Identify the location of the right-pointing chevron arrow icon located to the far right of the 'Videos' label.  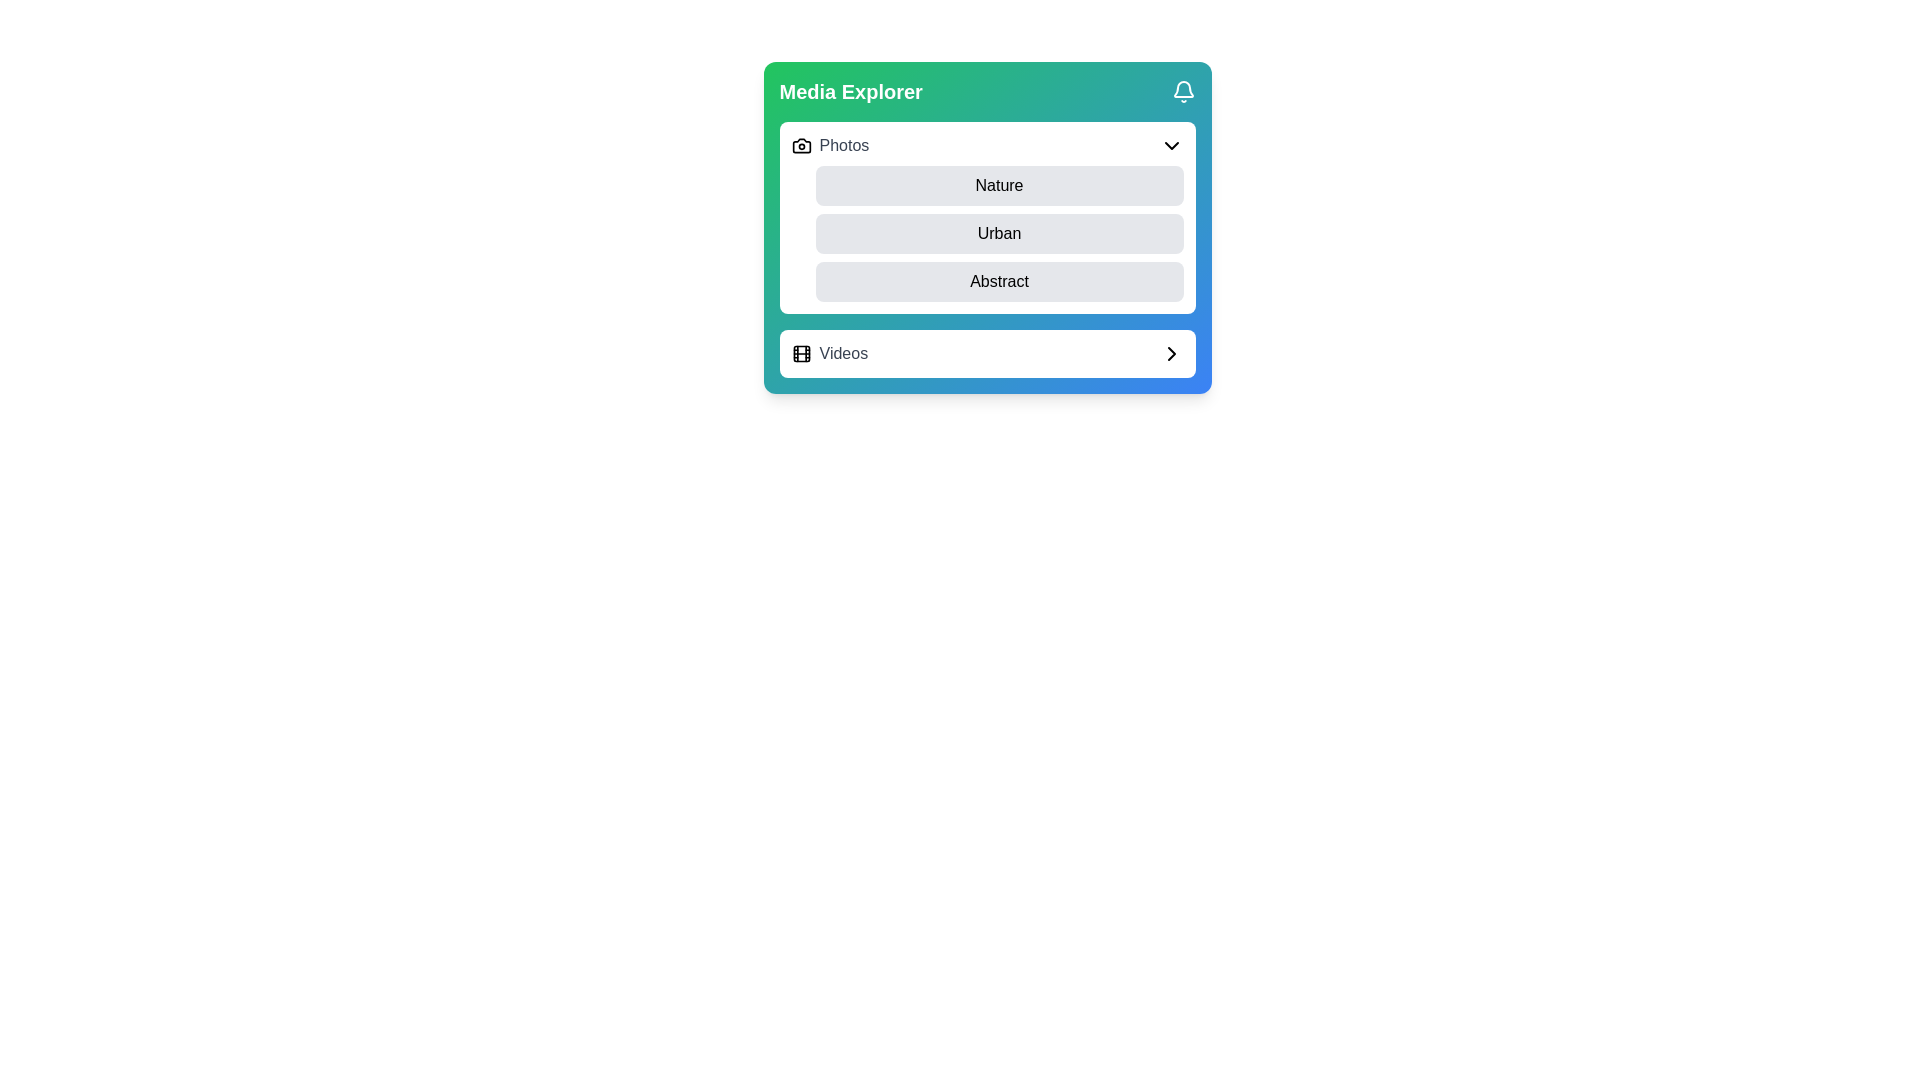
(1171, 353).